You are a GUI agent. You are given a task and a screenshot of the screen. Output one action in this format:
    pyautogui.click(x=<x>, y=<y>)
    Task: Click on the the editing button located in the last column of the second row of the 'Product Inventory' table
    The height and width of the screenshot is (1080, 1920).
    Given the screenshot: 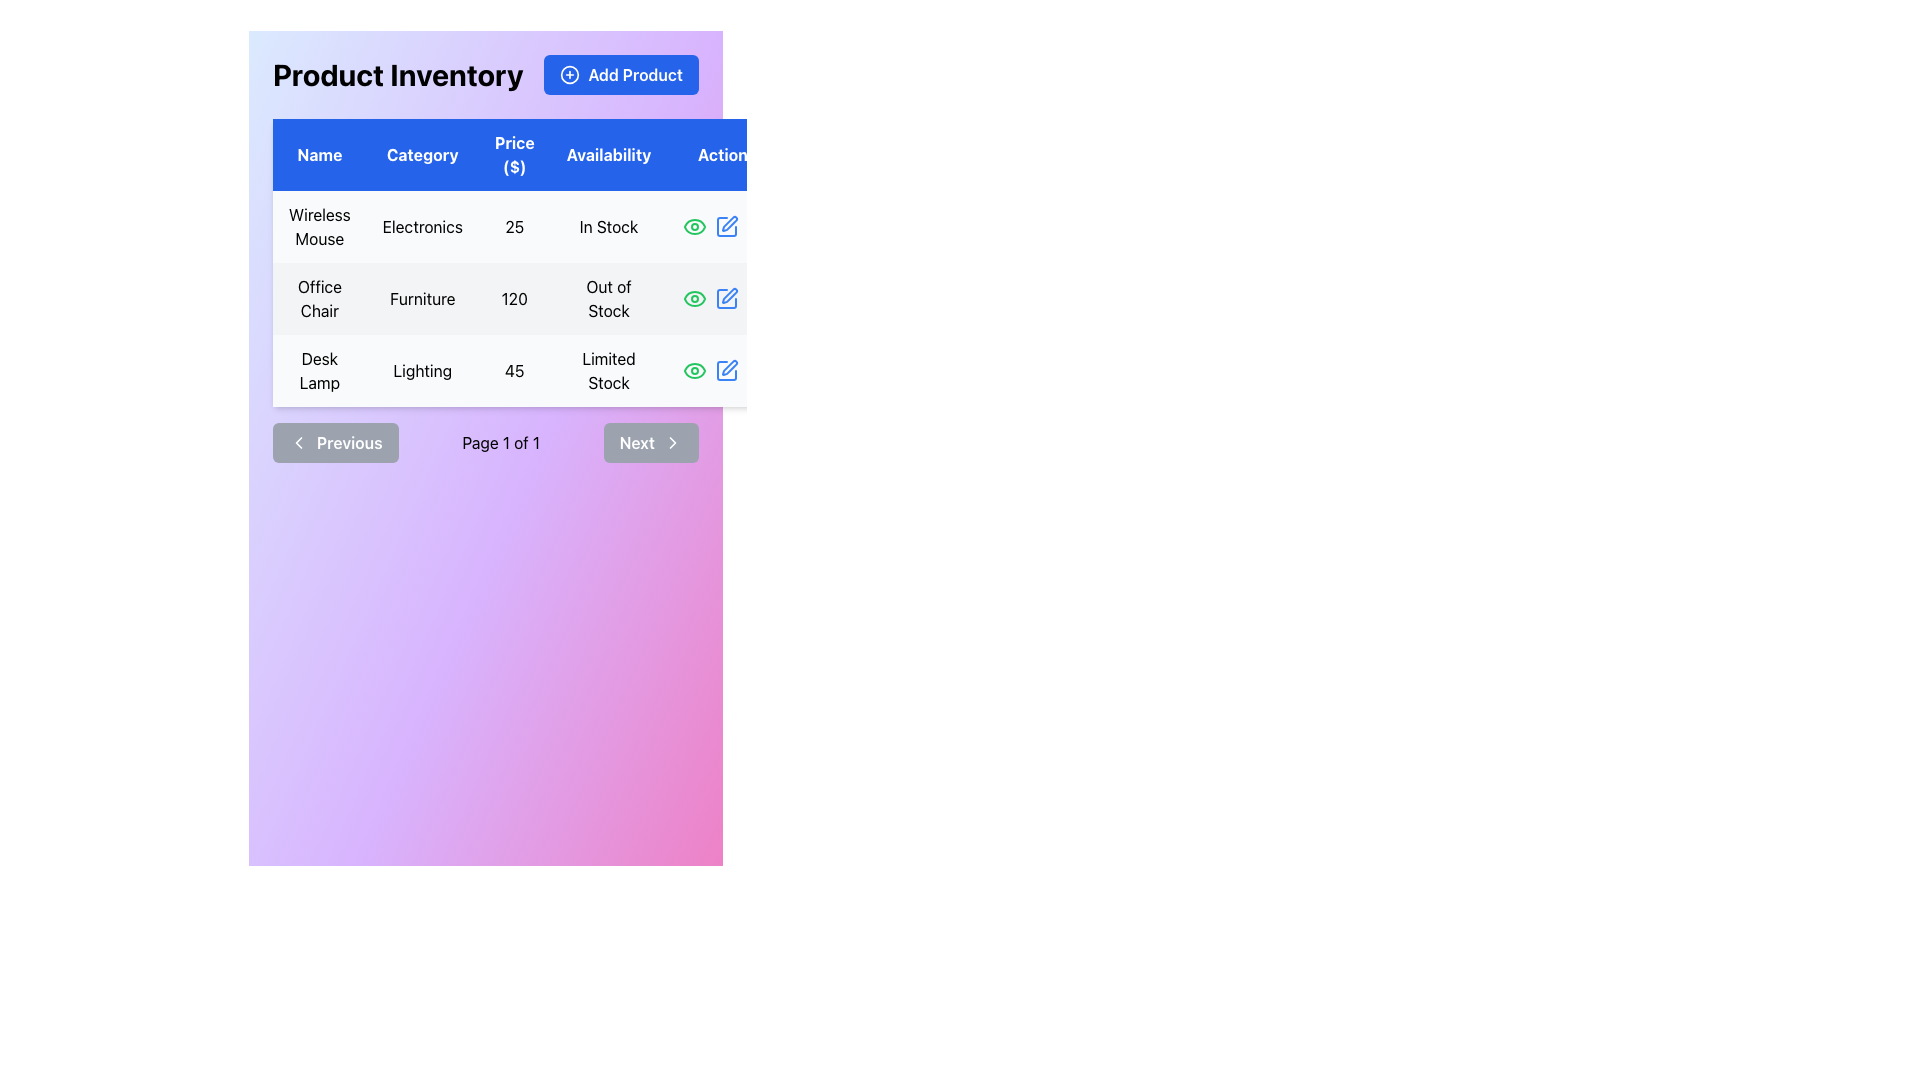 What is the action you would take?
    pyautogui.click(x=726, y=299)
    